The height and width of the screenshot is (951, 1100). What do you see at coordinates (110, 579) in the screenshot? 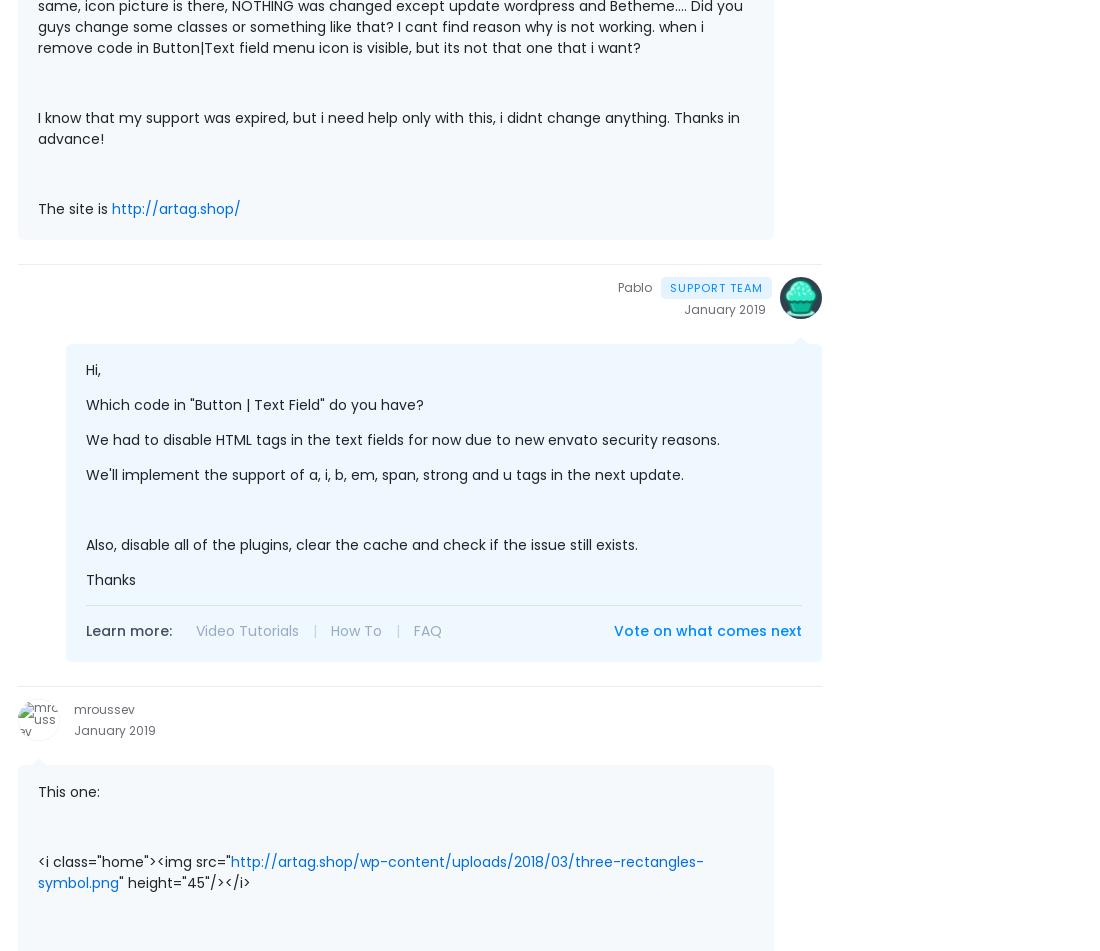
I see `'Thanks'` at bounding box center [110, 579].